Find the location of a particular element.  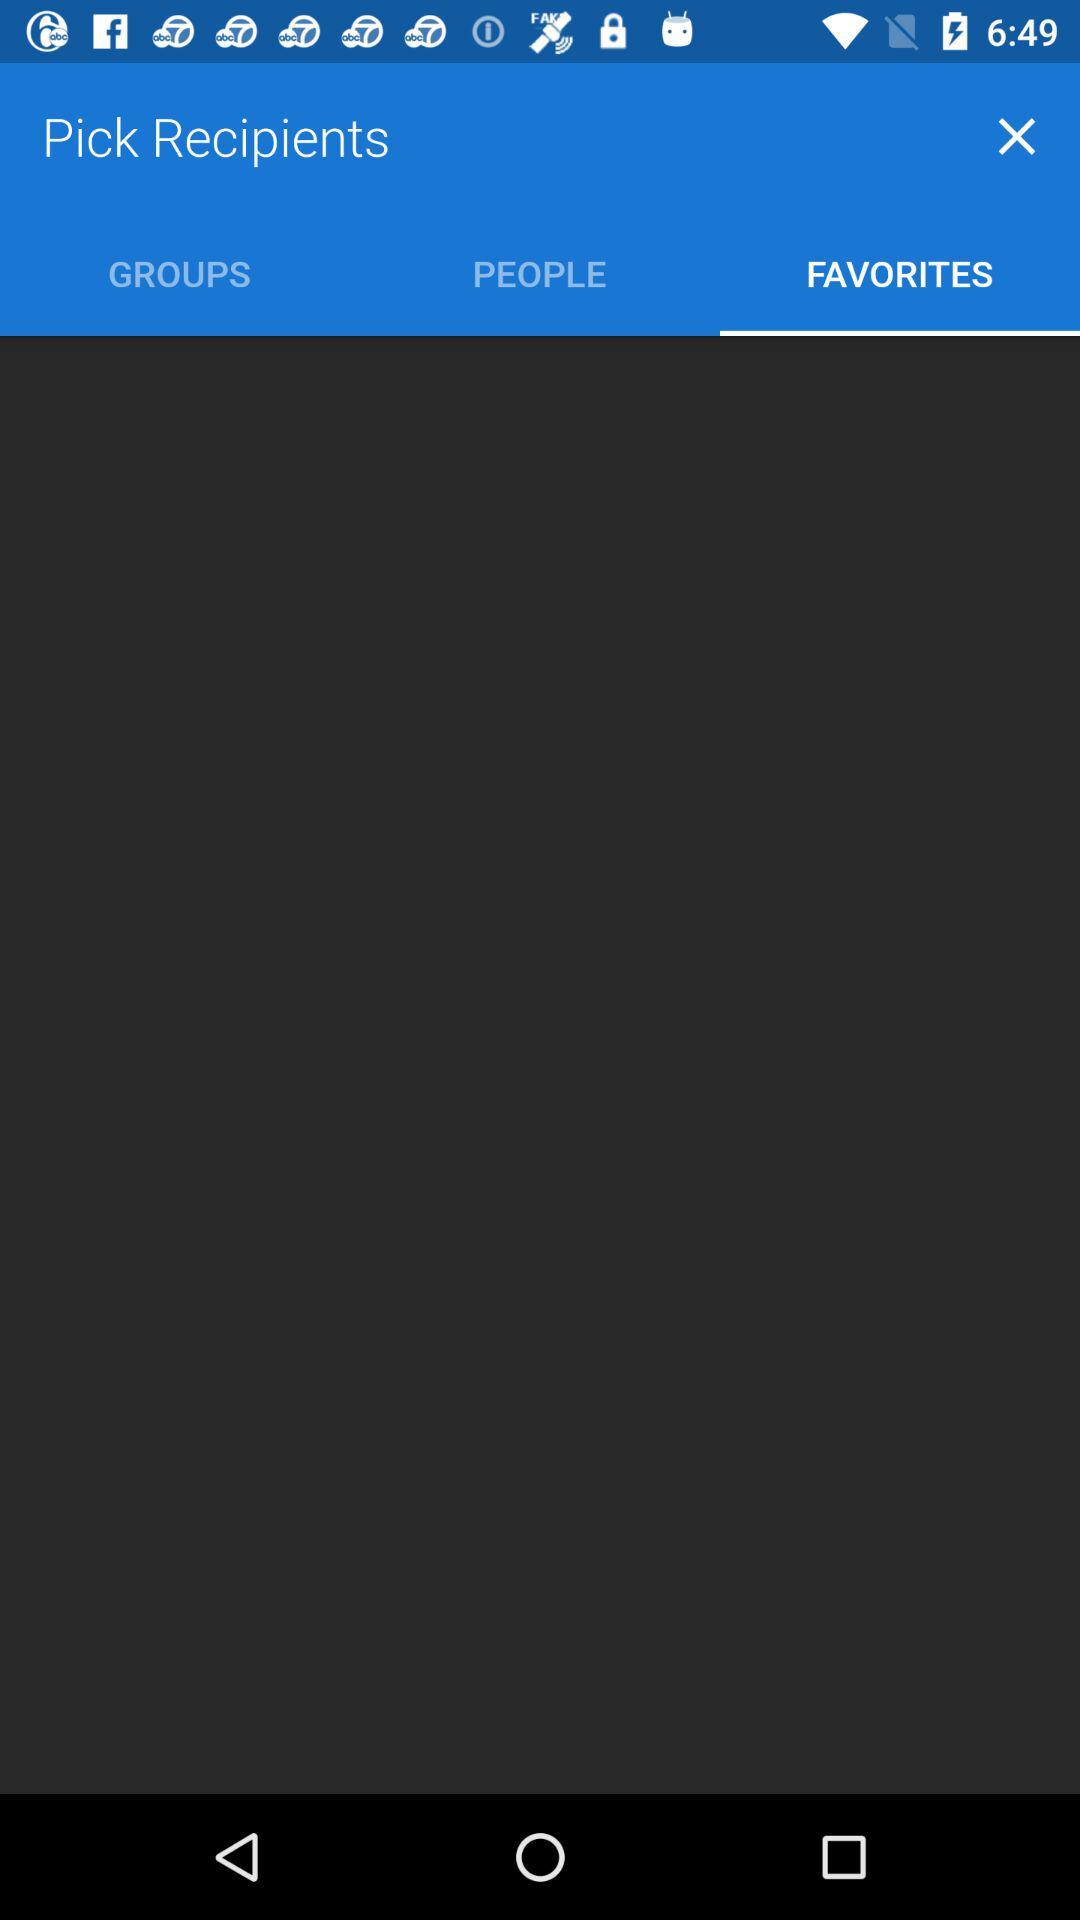

icon below pick recipients item is located at coordinates (538, 272).